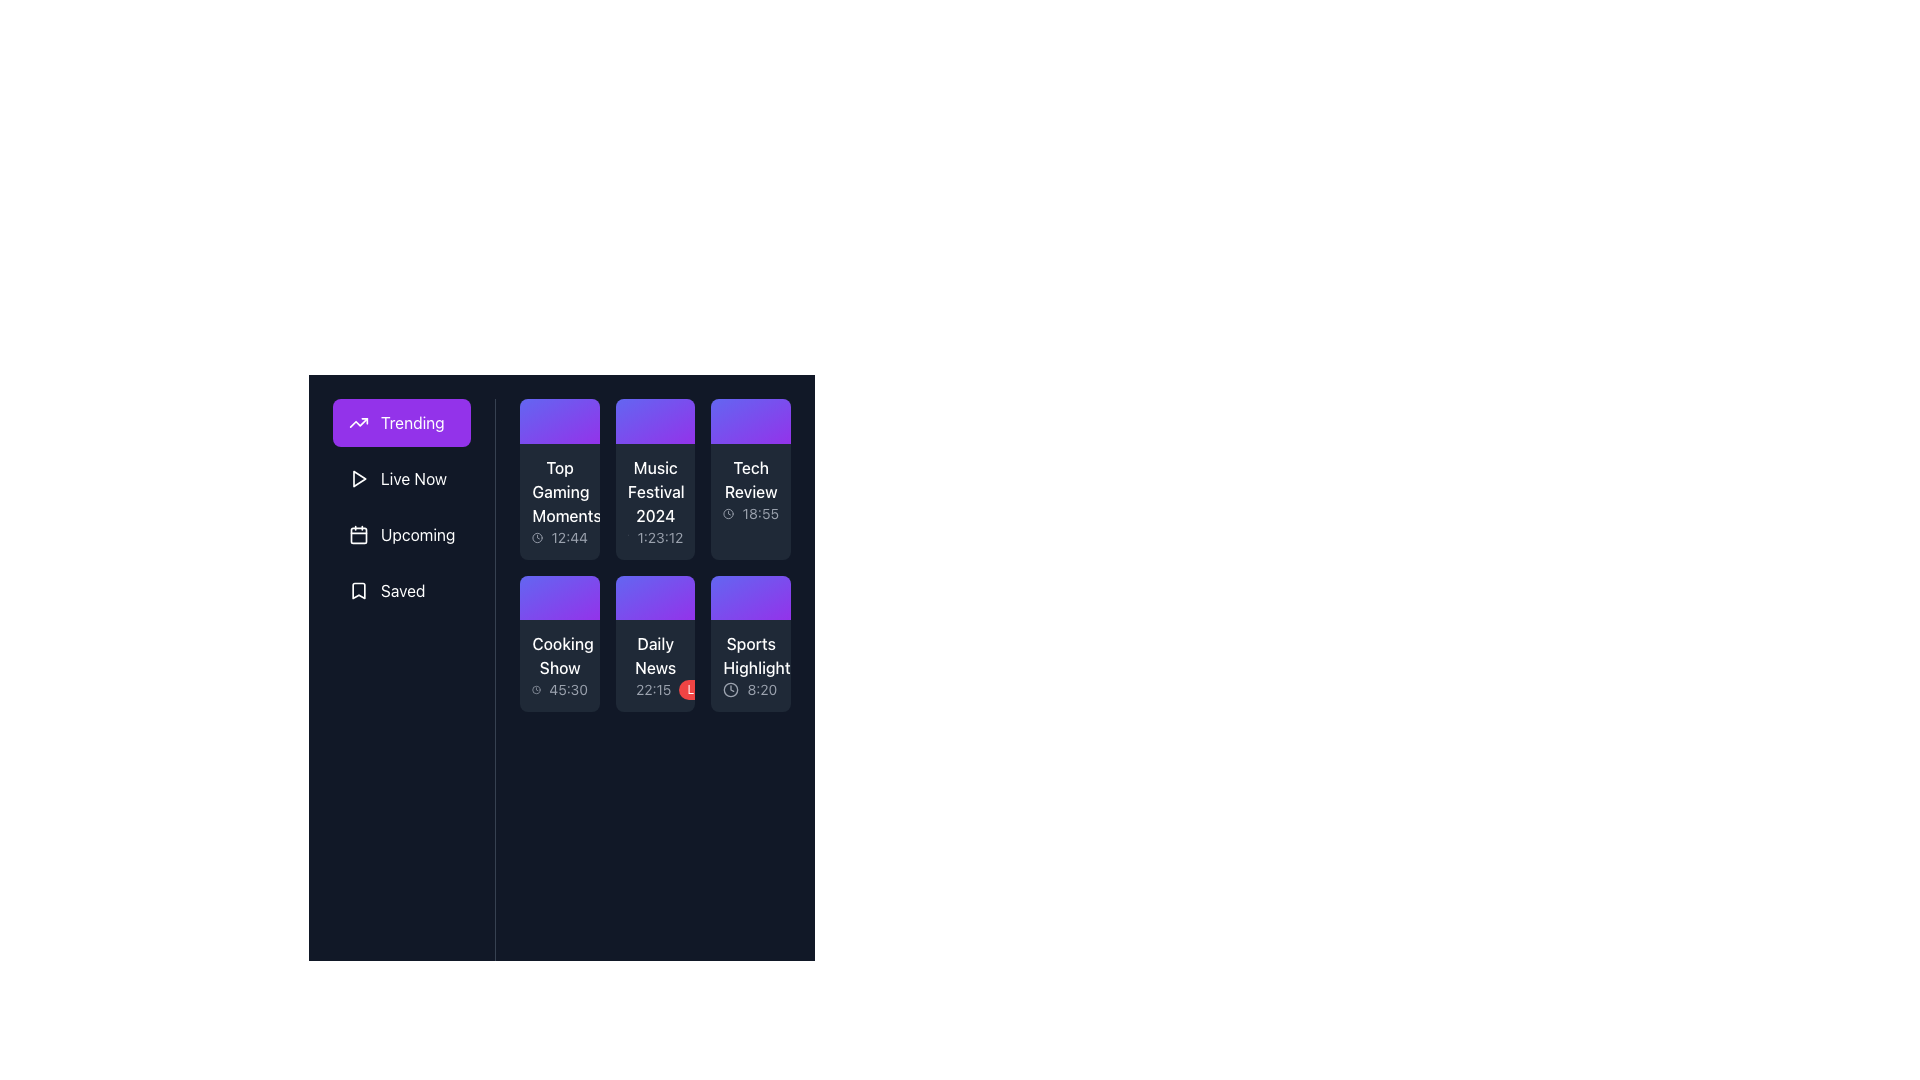  What do you see at coordinates (359, 478) in the screenshot?
I see `the triangular play icon located in the 'Live Now' menu item within the left sidebar below the 'Trending' button` at bounding box center [359, 478].